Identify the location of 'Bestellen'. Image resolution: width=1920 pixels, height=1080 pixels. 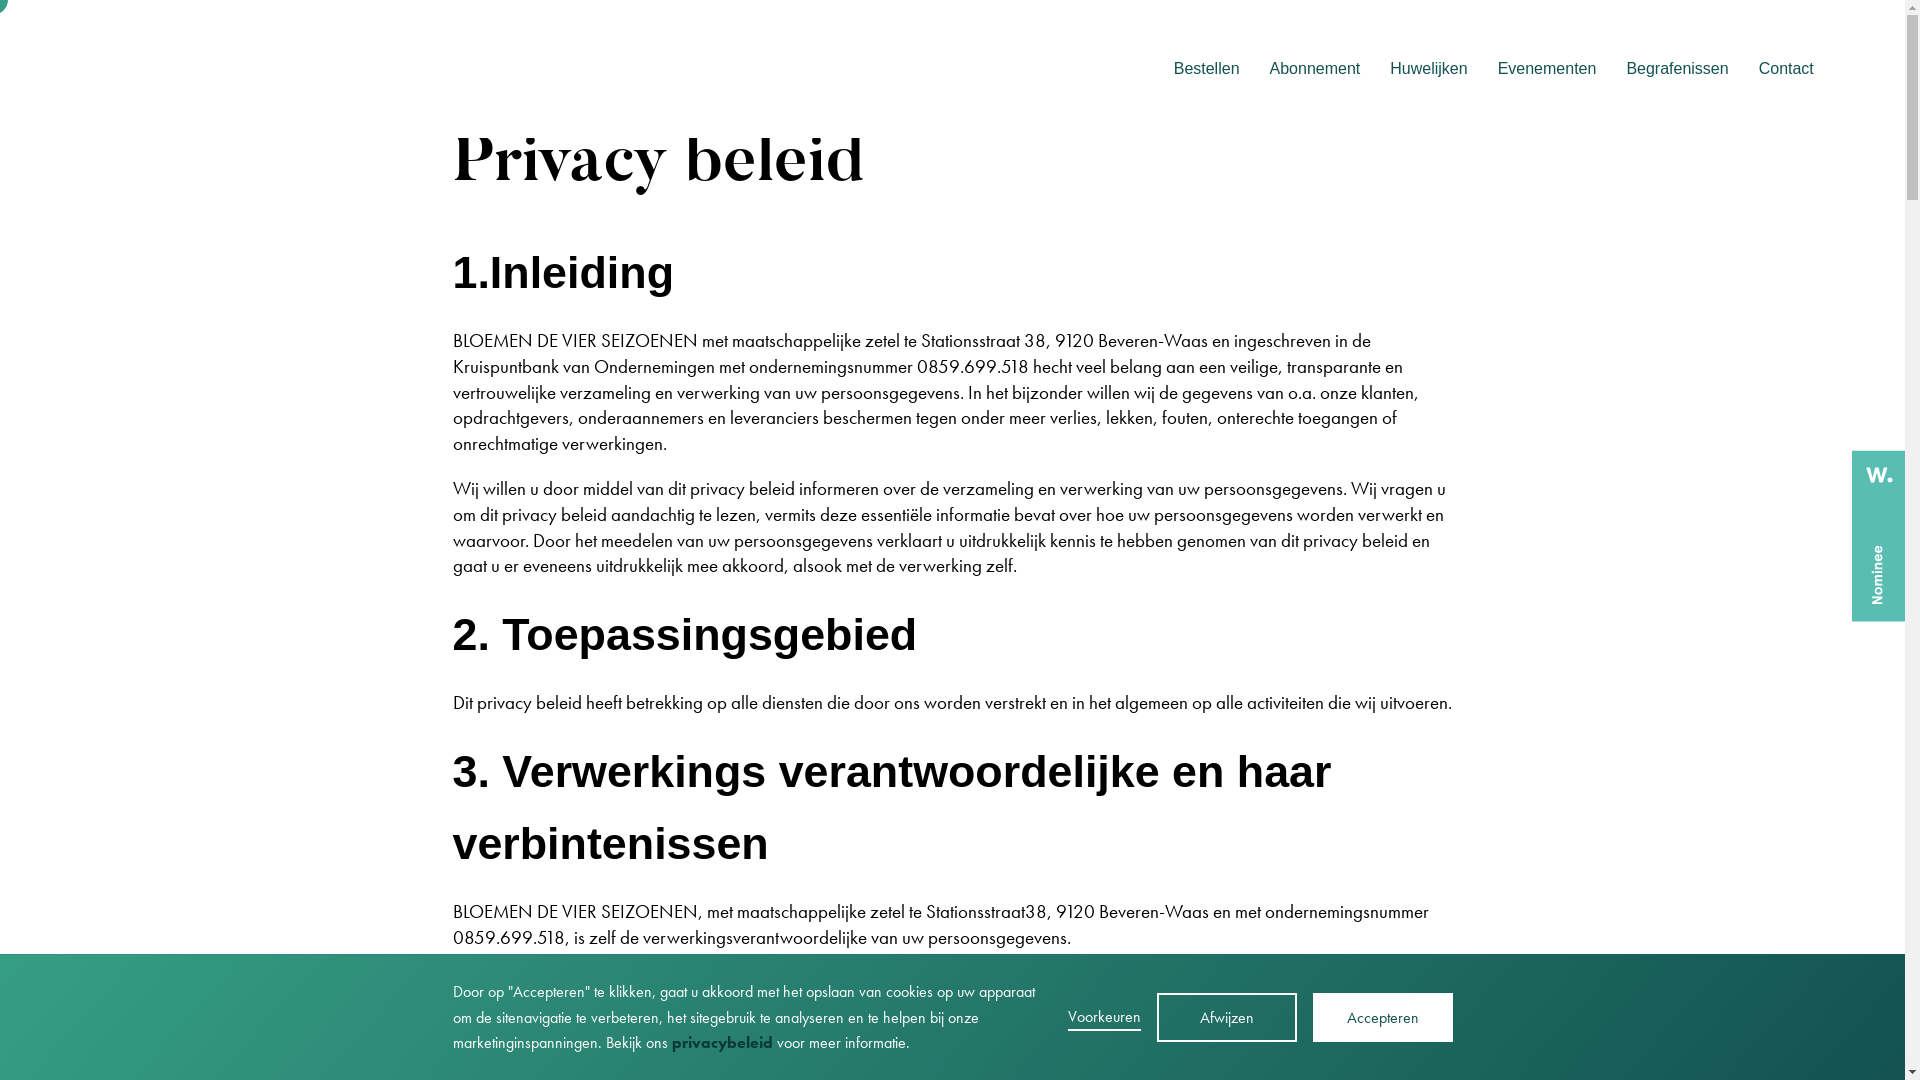
(1174, 68).